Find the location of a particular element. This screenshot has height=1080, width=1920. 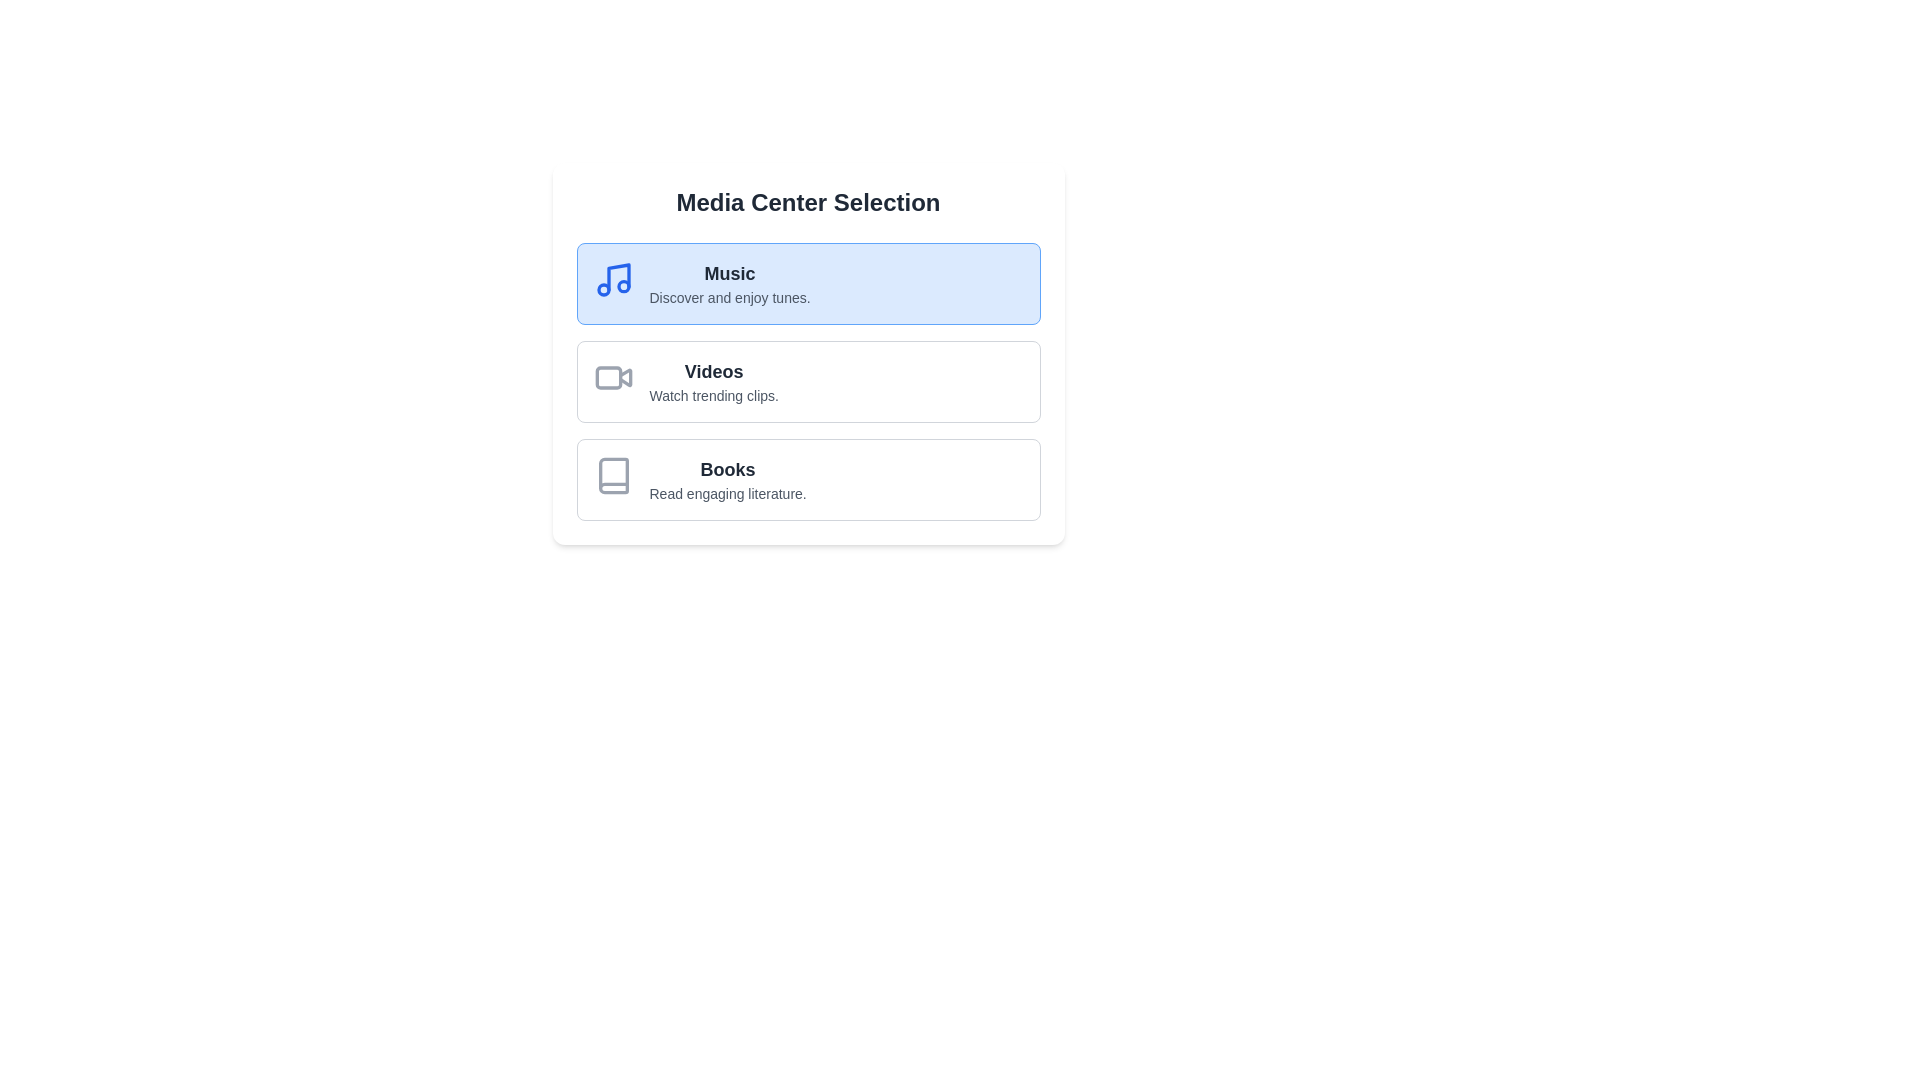

the small blue and white circular graphical element within the music note icon, which is positioned towards the bottom left of the icon is located at coordinates (602, 289).